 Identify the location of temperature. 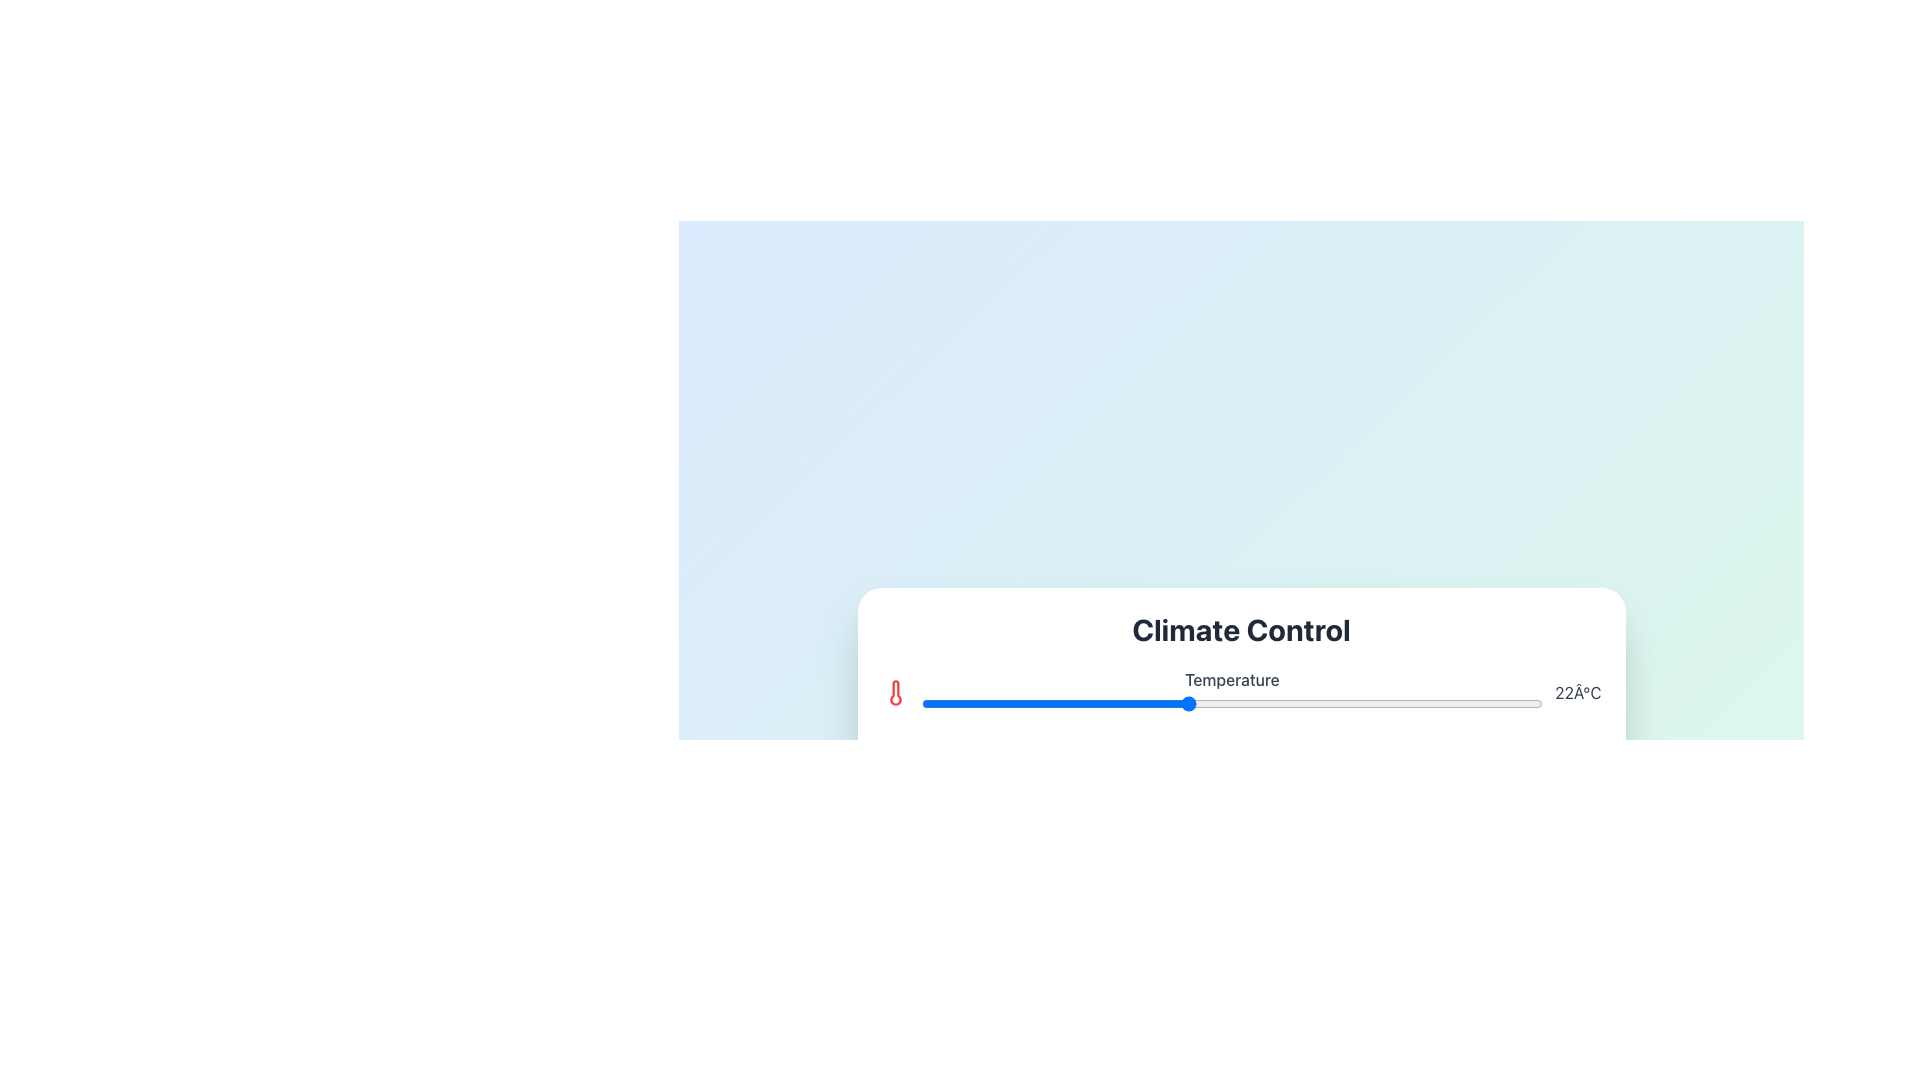
(1098, 703).